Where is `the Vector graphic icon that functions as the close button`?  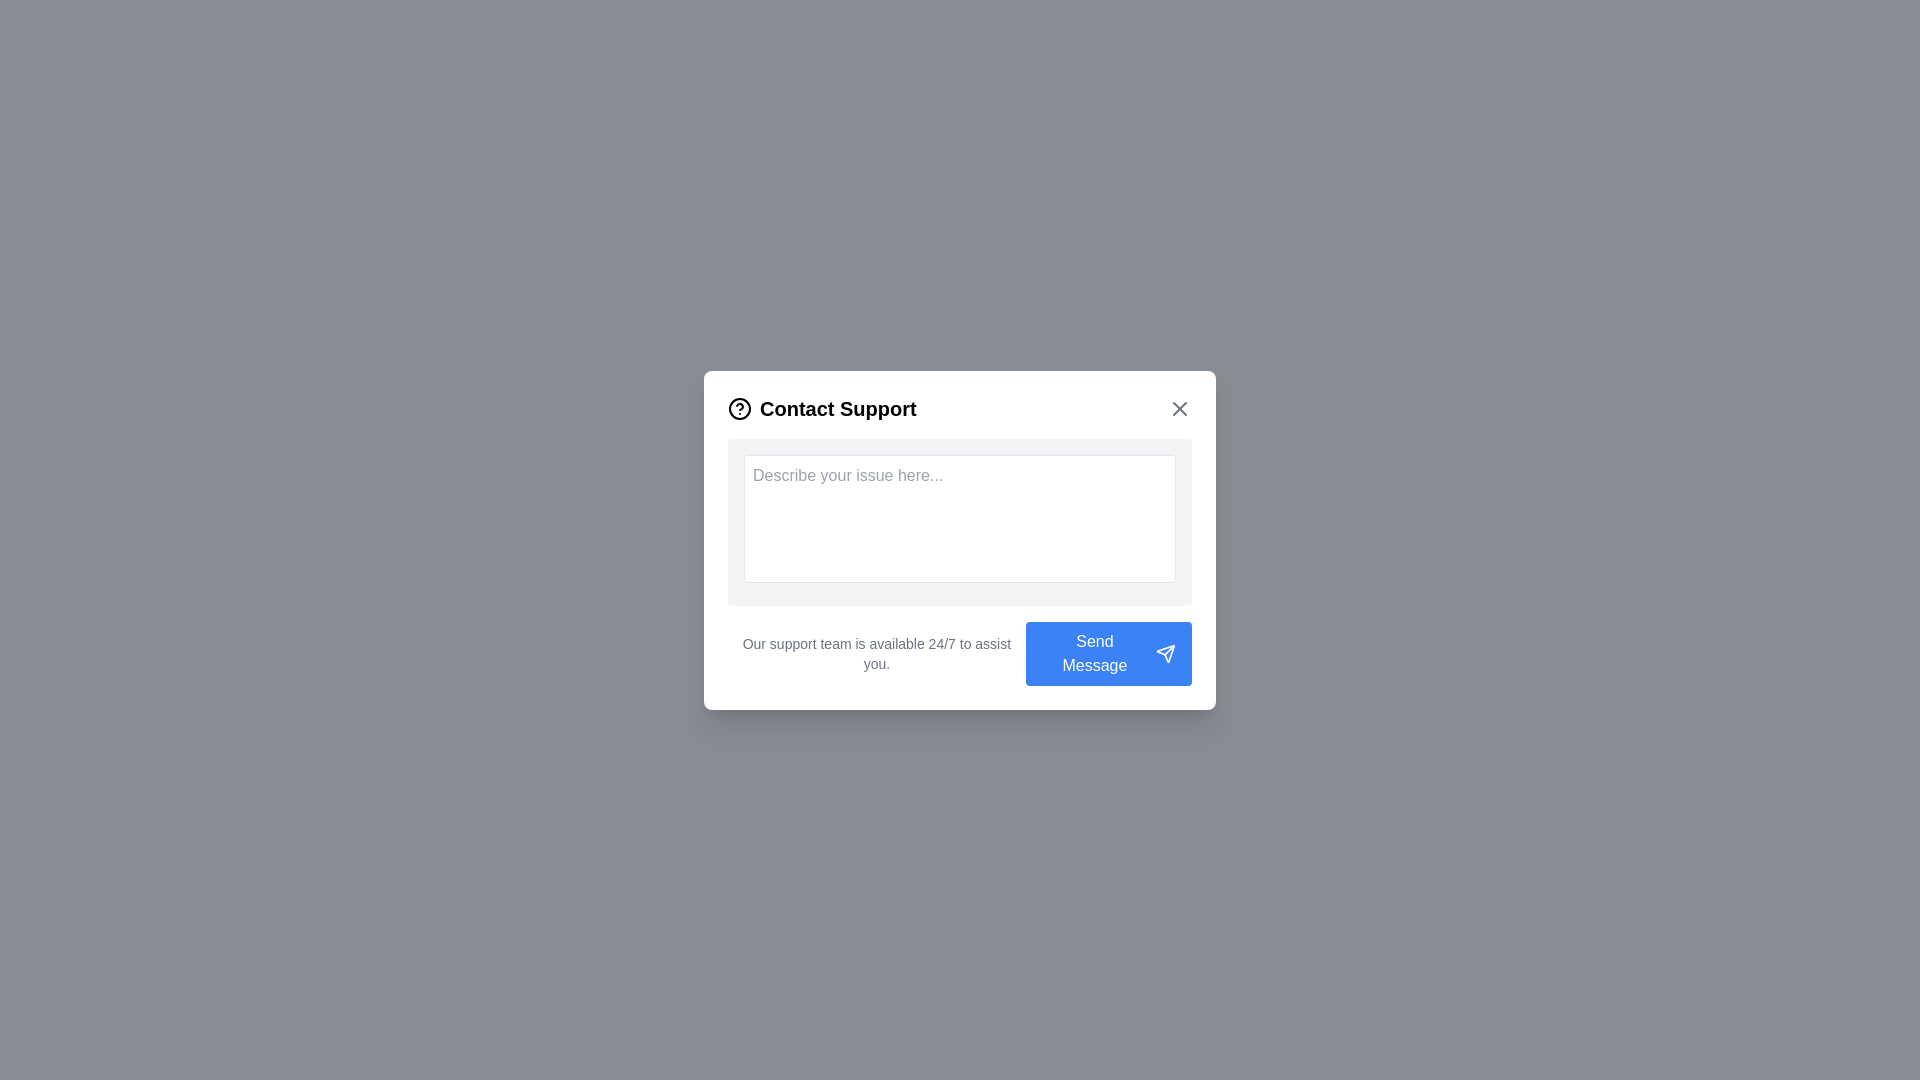
the Vector graphic icon that functions as the close button is located at coordinates (1180, 407).